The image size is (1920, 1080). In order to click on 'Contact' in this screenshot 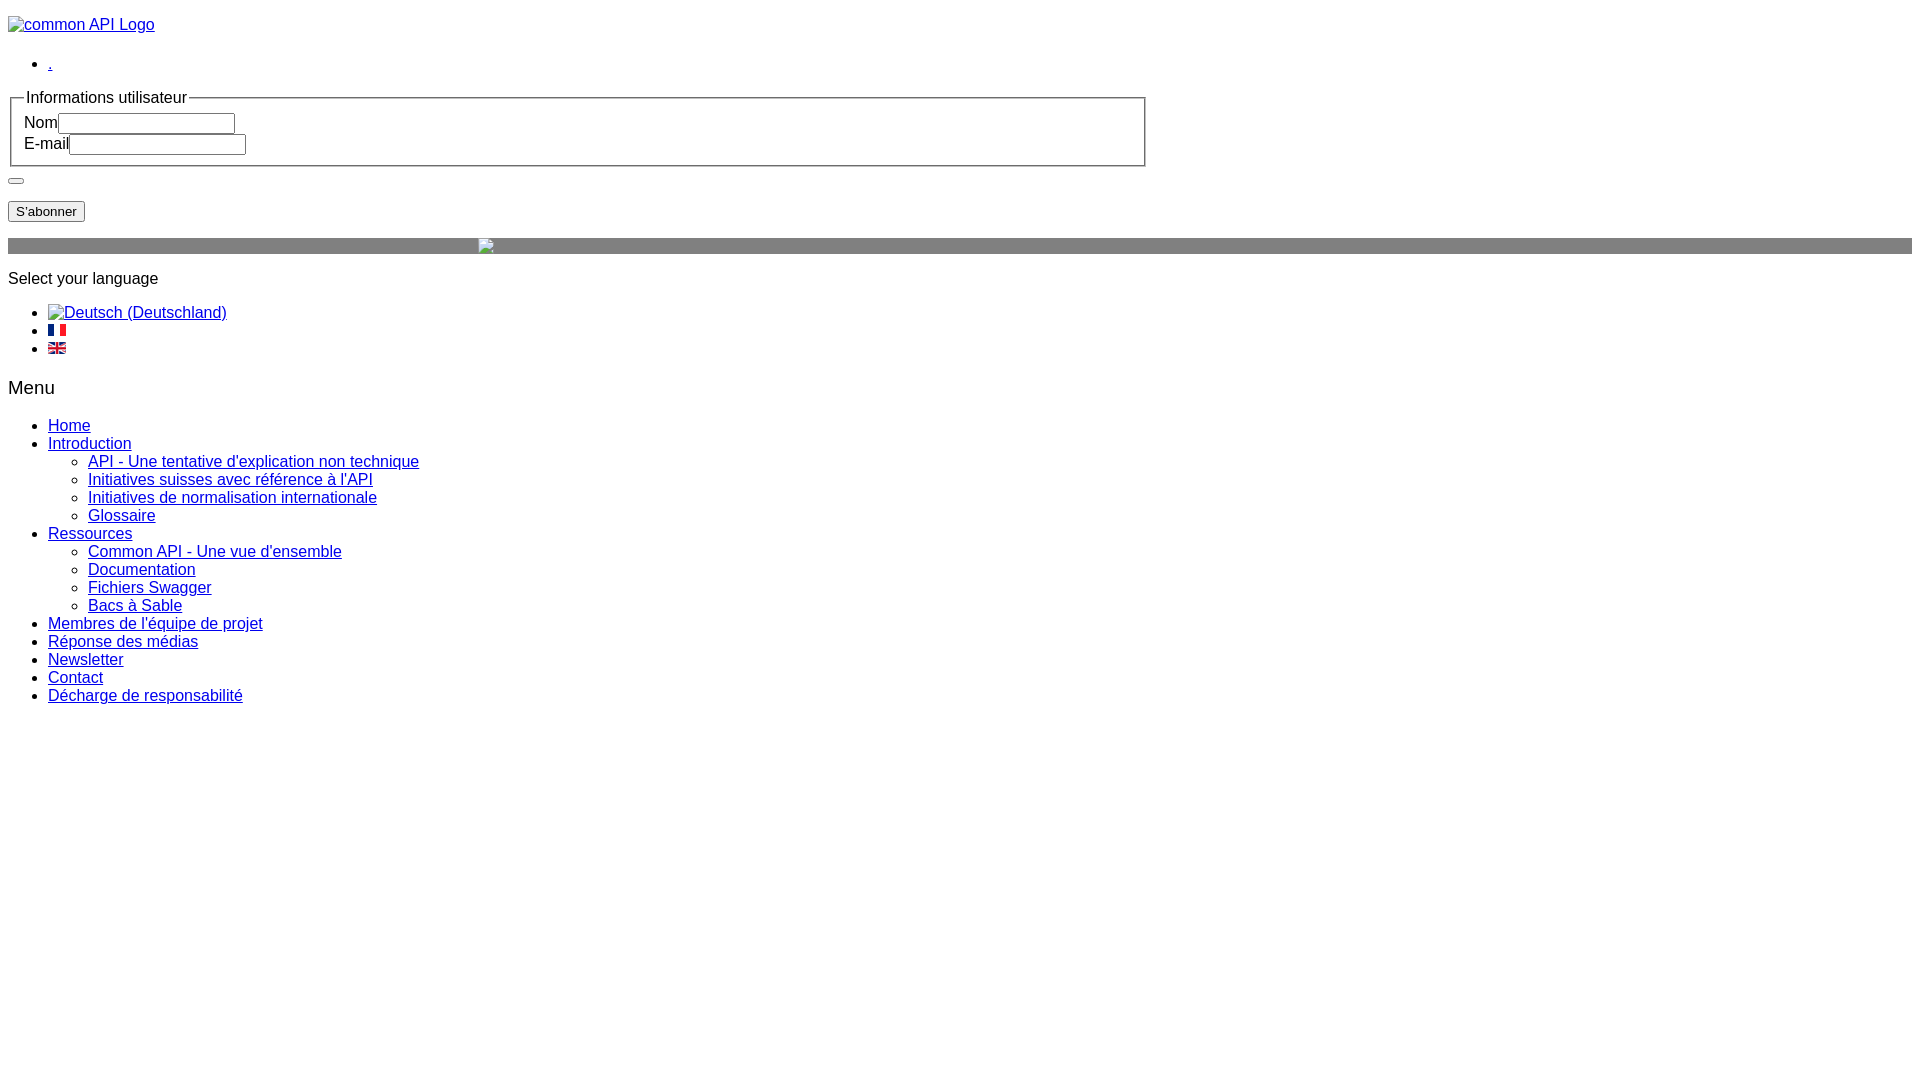, I will do `click(75, 676)`.